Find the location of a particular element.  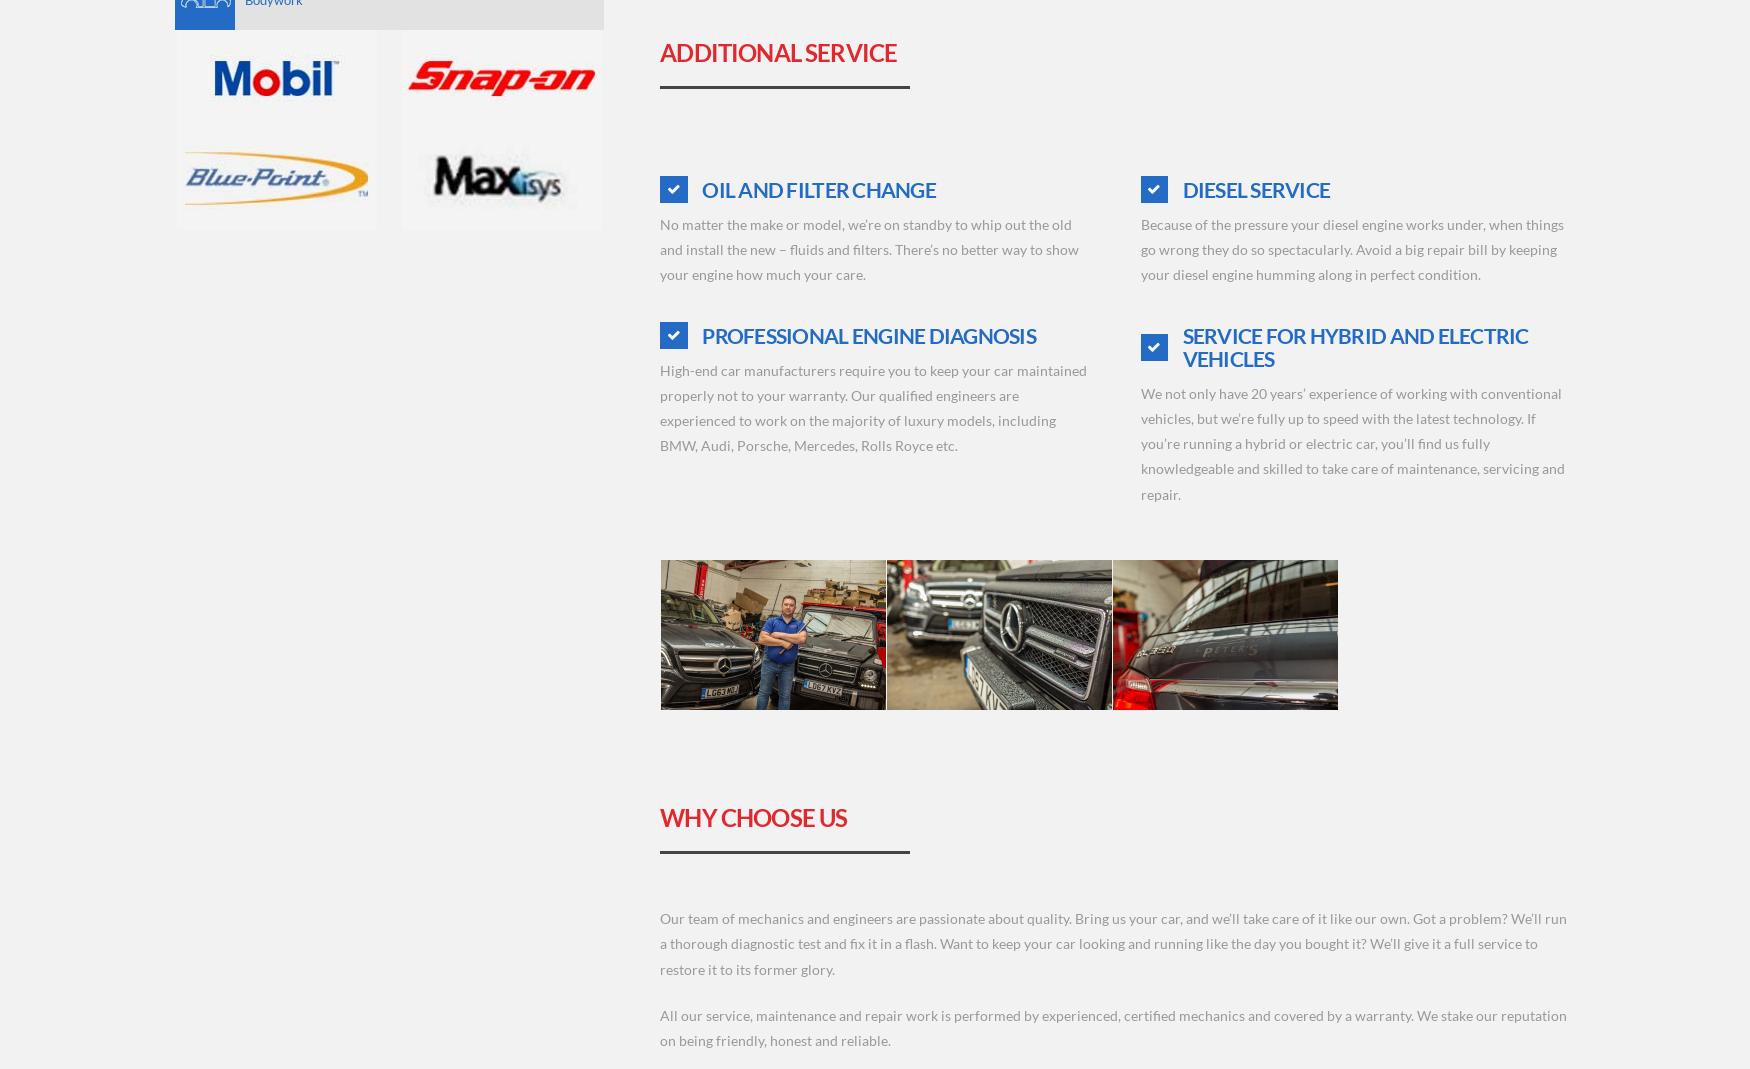

'Additional Service' is located at coordinates (777, 51).